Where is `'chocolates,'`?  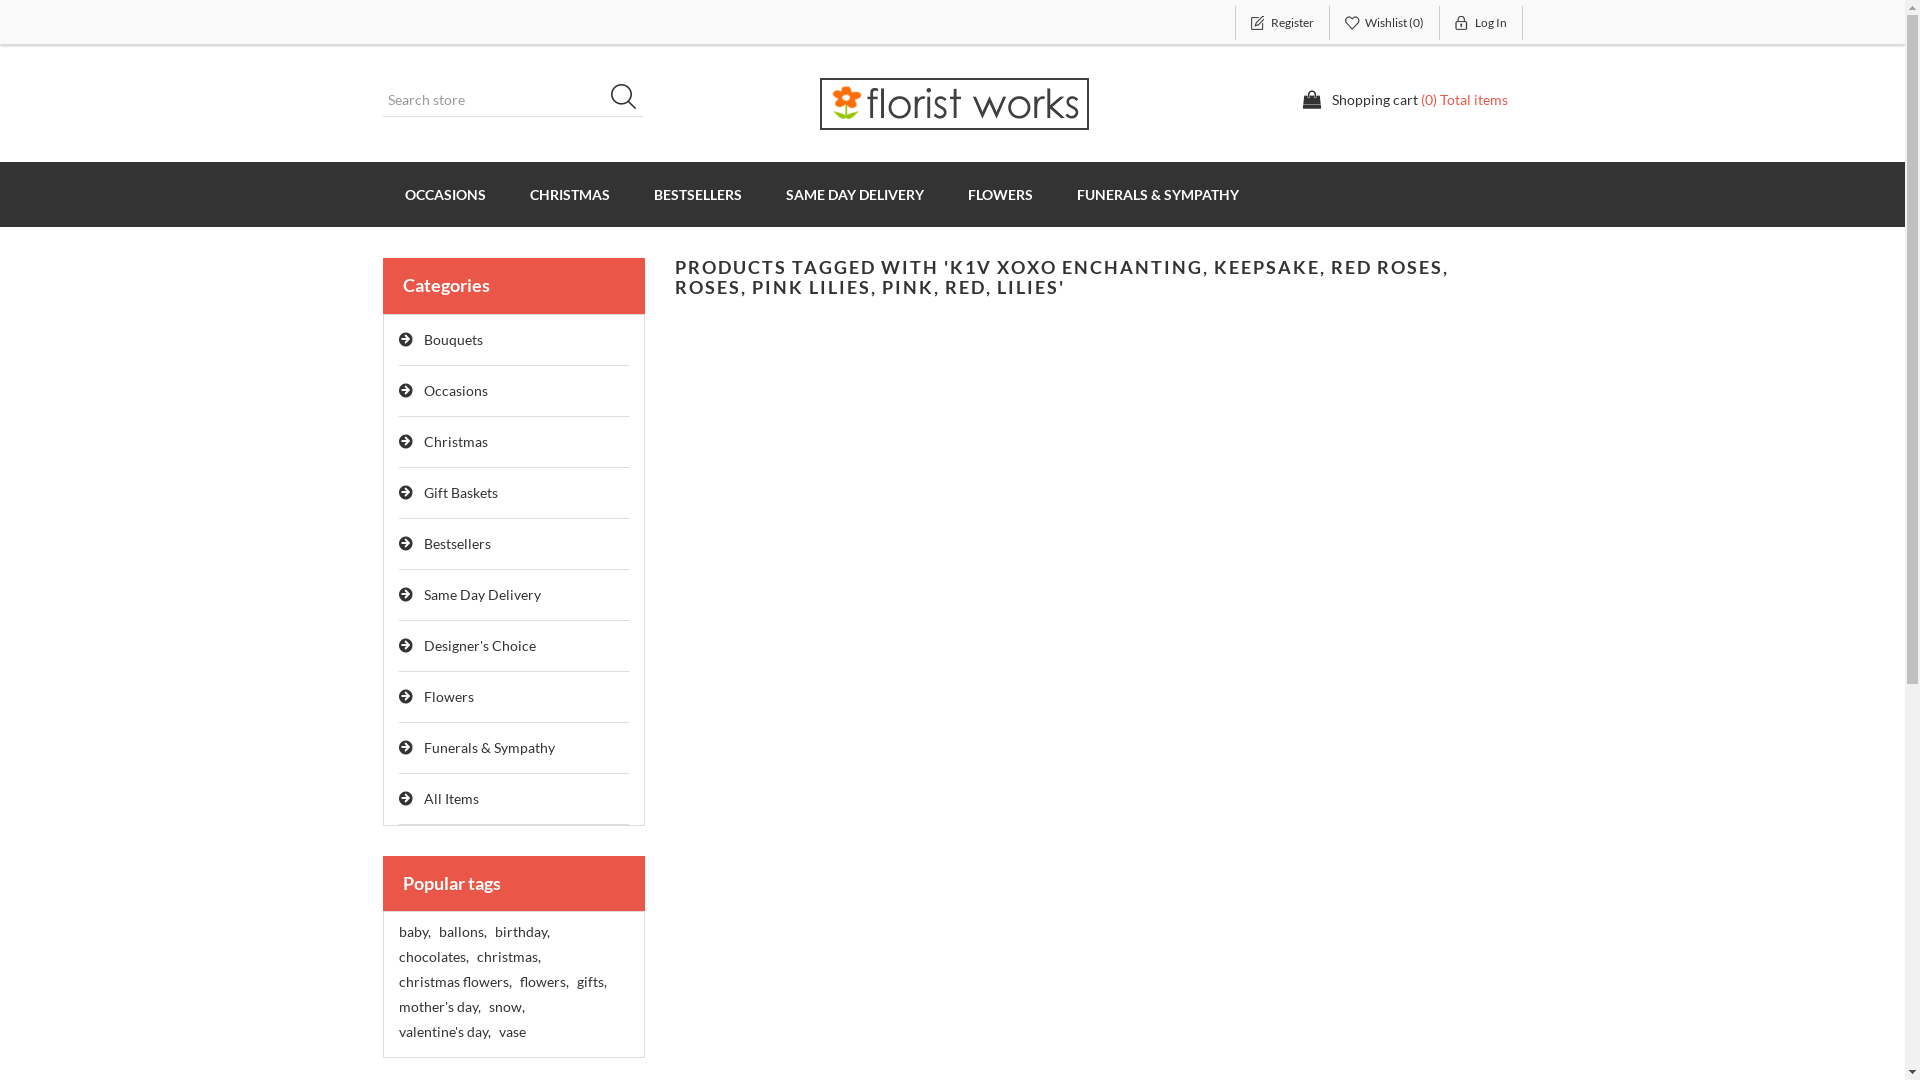
'chocolates,' is located at coordinates (431, 955).